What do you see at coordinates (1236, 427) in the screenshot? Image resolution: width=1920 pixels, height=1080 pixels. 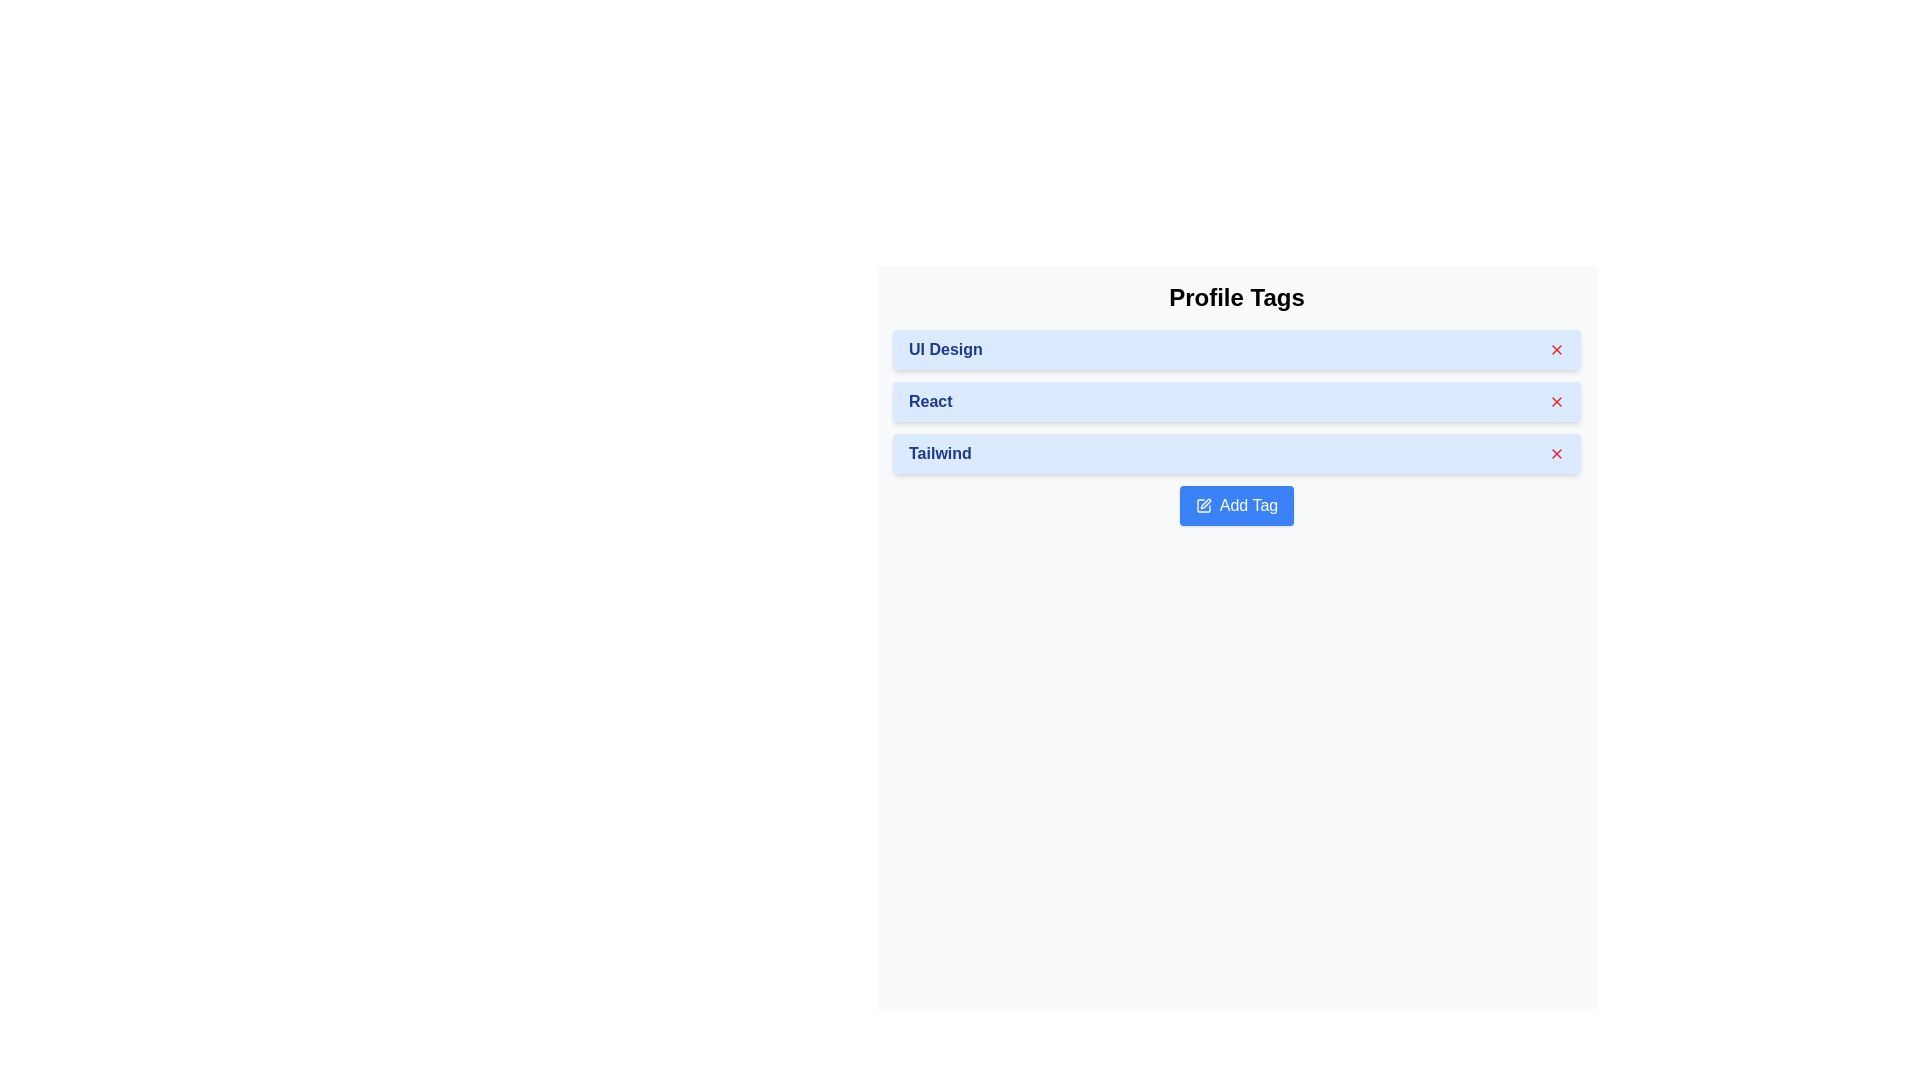 I see `the 'React' tag in the 'Profile Tags' section` at bounding box center [1236, 427].